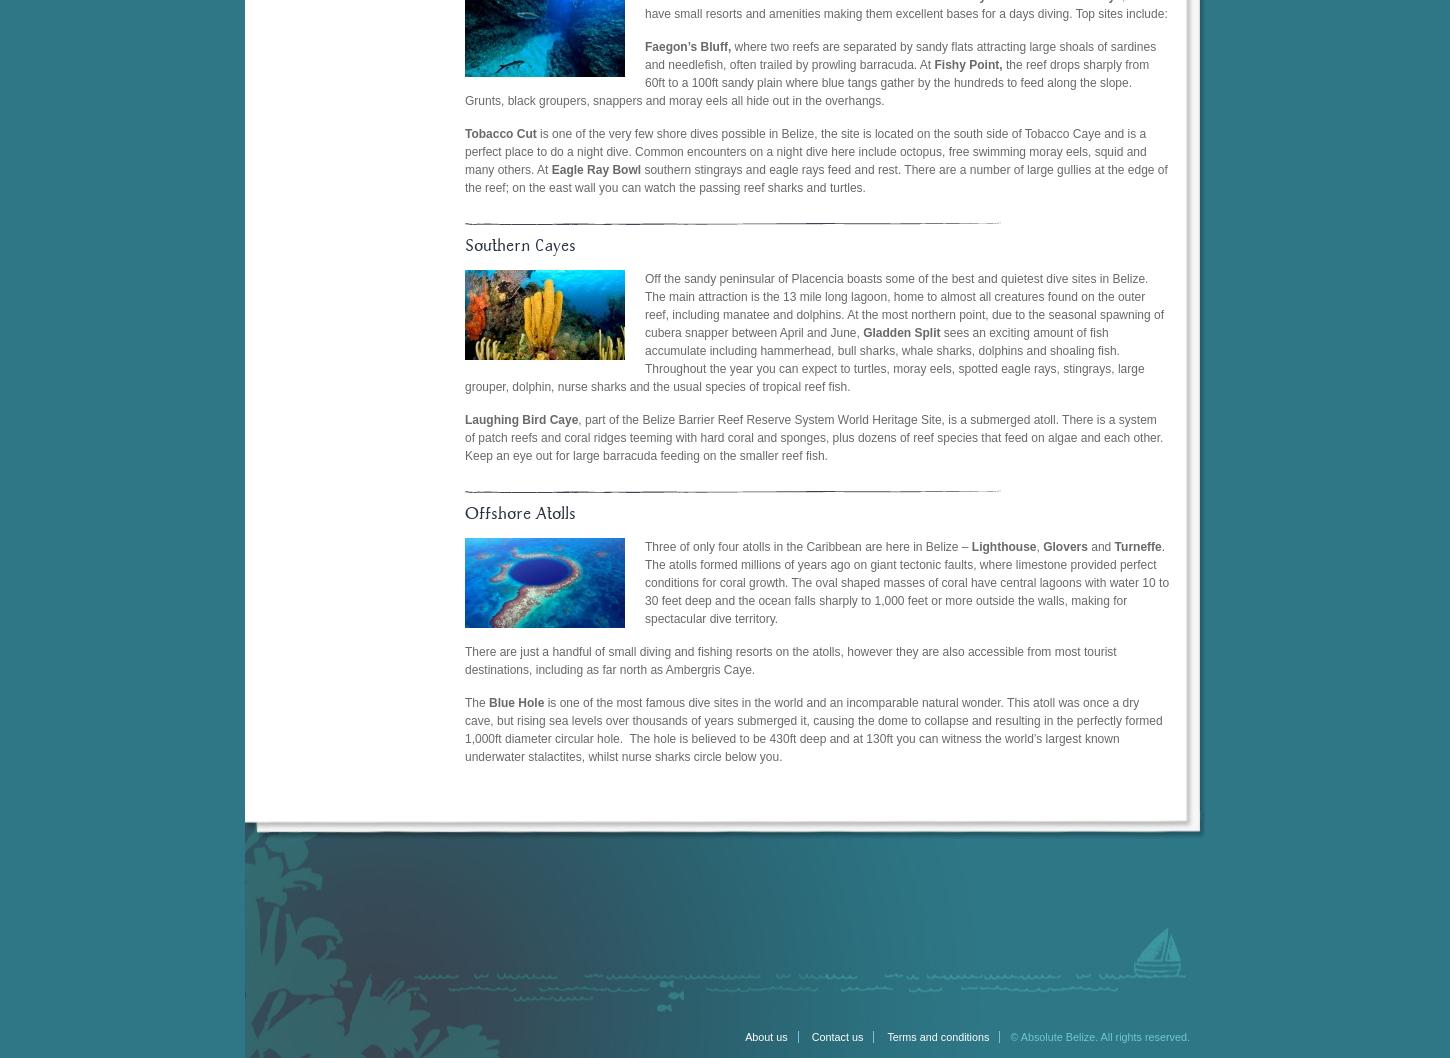 The height and width of the screenshot is (1058, 1450). What do you see at coordinates (805, 149) in the screenshot?
I see `'is one of the very few shore dives possible in Belize, the site is located on the south side of Tobacco Caye and is a perfect place to do a night dive. Common encounters on a night dive here include octopus, free swimming moray eels, squid and many others. At'` at bounding box center [805, 149].